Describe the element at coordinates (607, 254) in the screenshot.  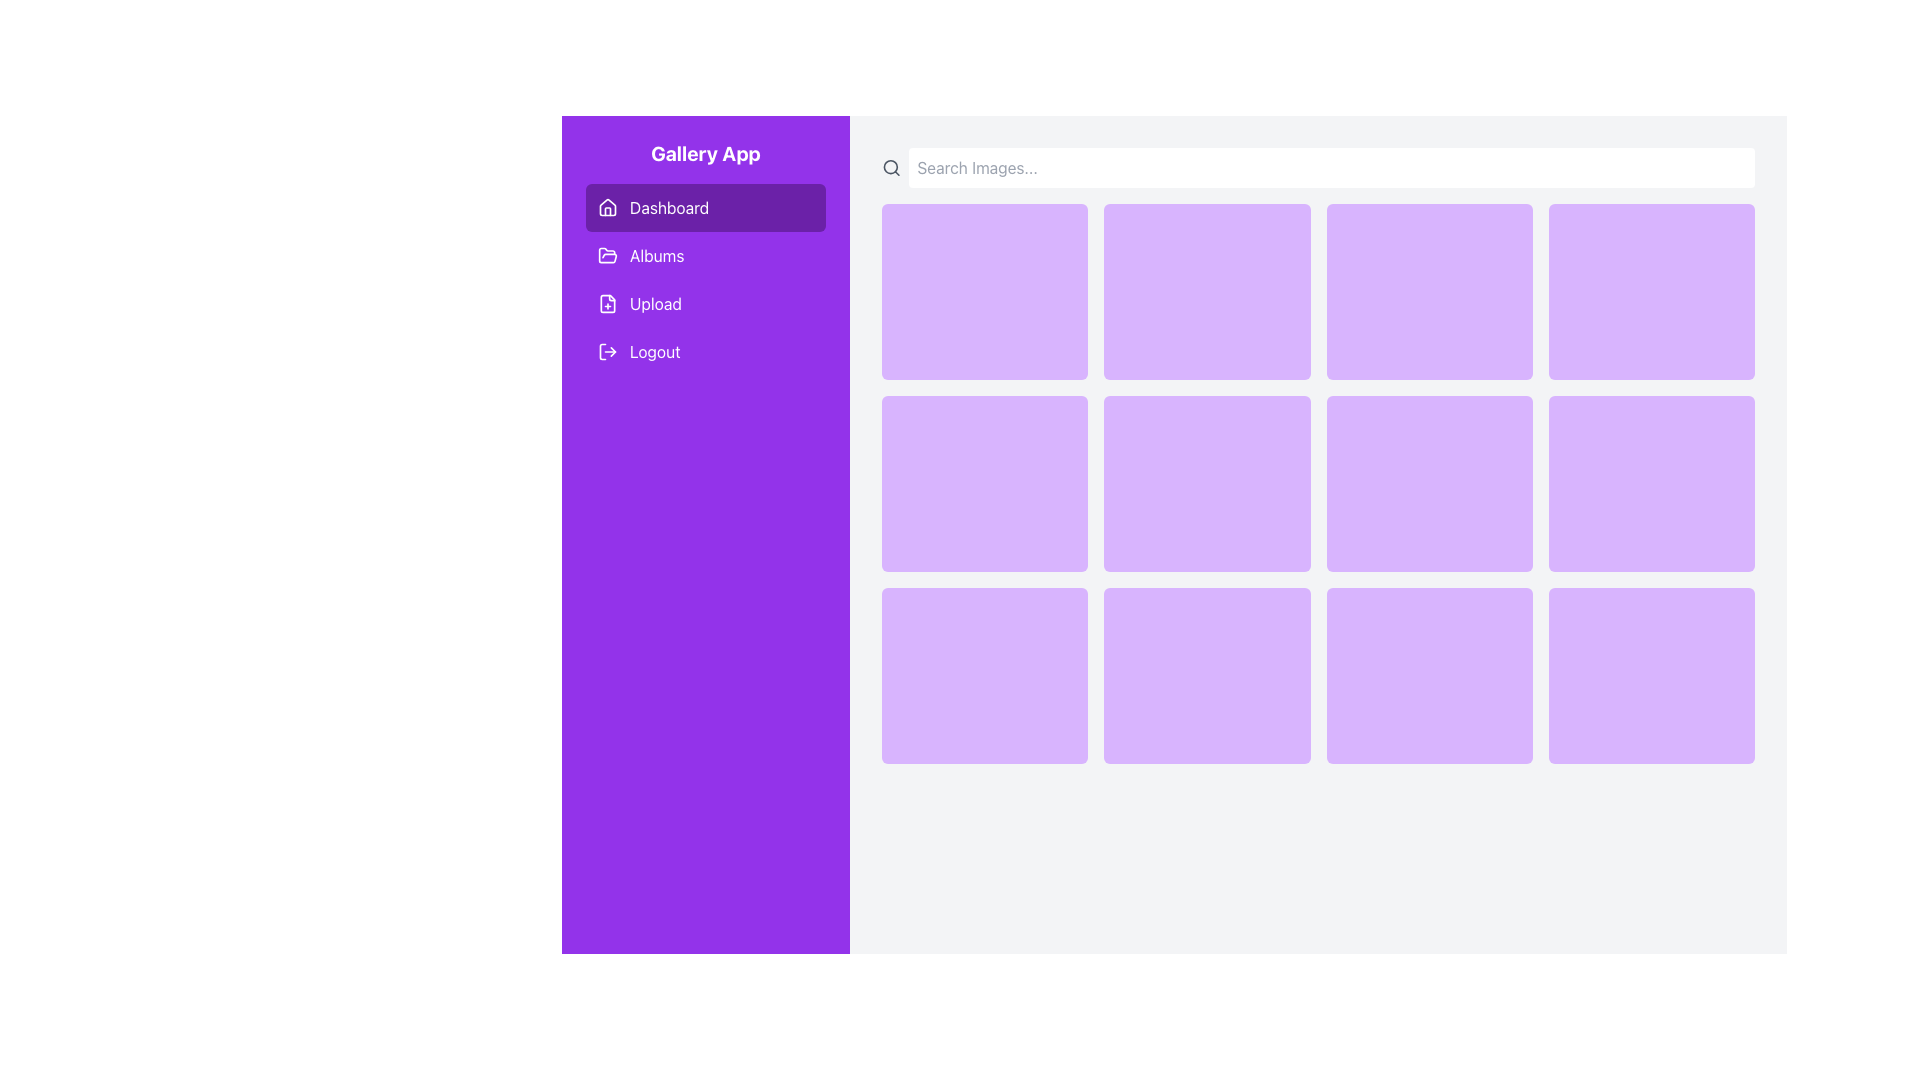
I see `the 'Albums' SVG Icon in the vertical navigation menu` at that location.